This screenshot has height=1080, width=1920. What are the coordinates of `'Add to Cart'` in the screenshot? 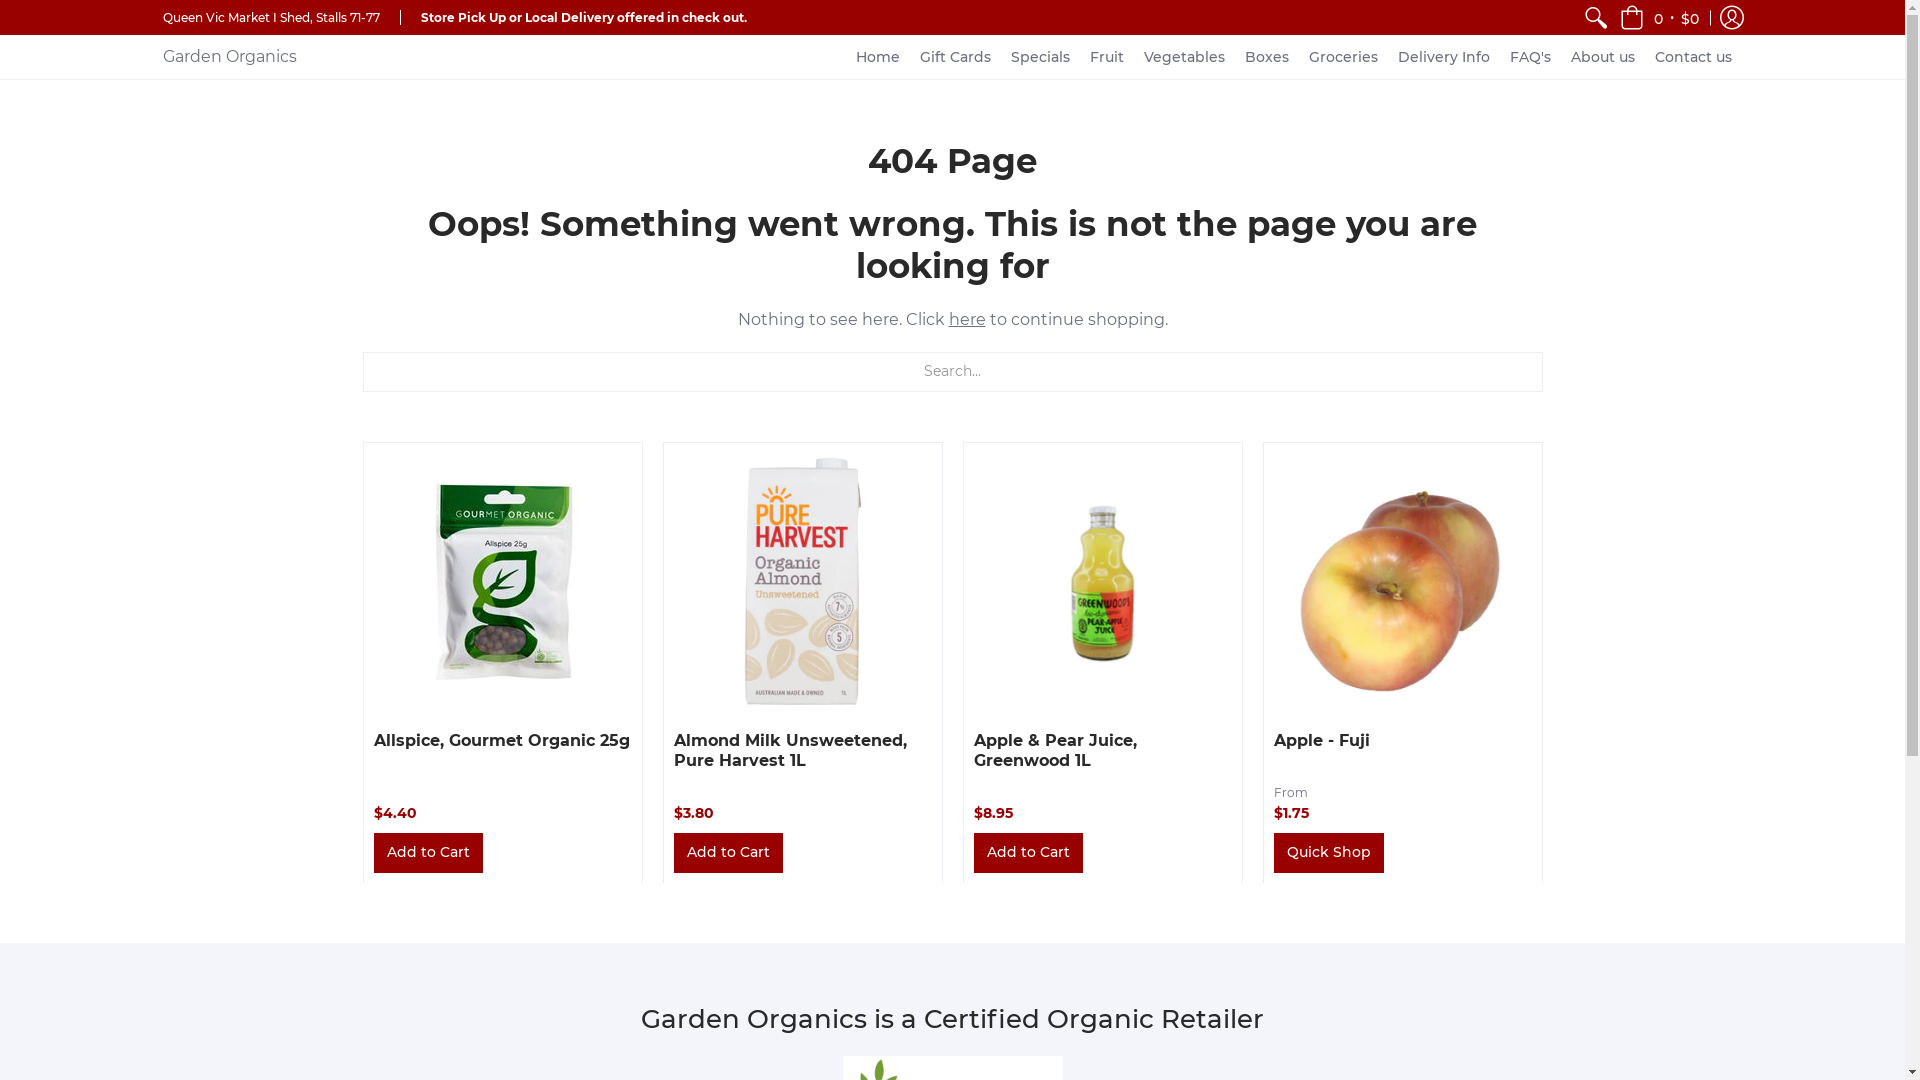 It's located at (1028, 852).